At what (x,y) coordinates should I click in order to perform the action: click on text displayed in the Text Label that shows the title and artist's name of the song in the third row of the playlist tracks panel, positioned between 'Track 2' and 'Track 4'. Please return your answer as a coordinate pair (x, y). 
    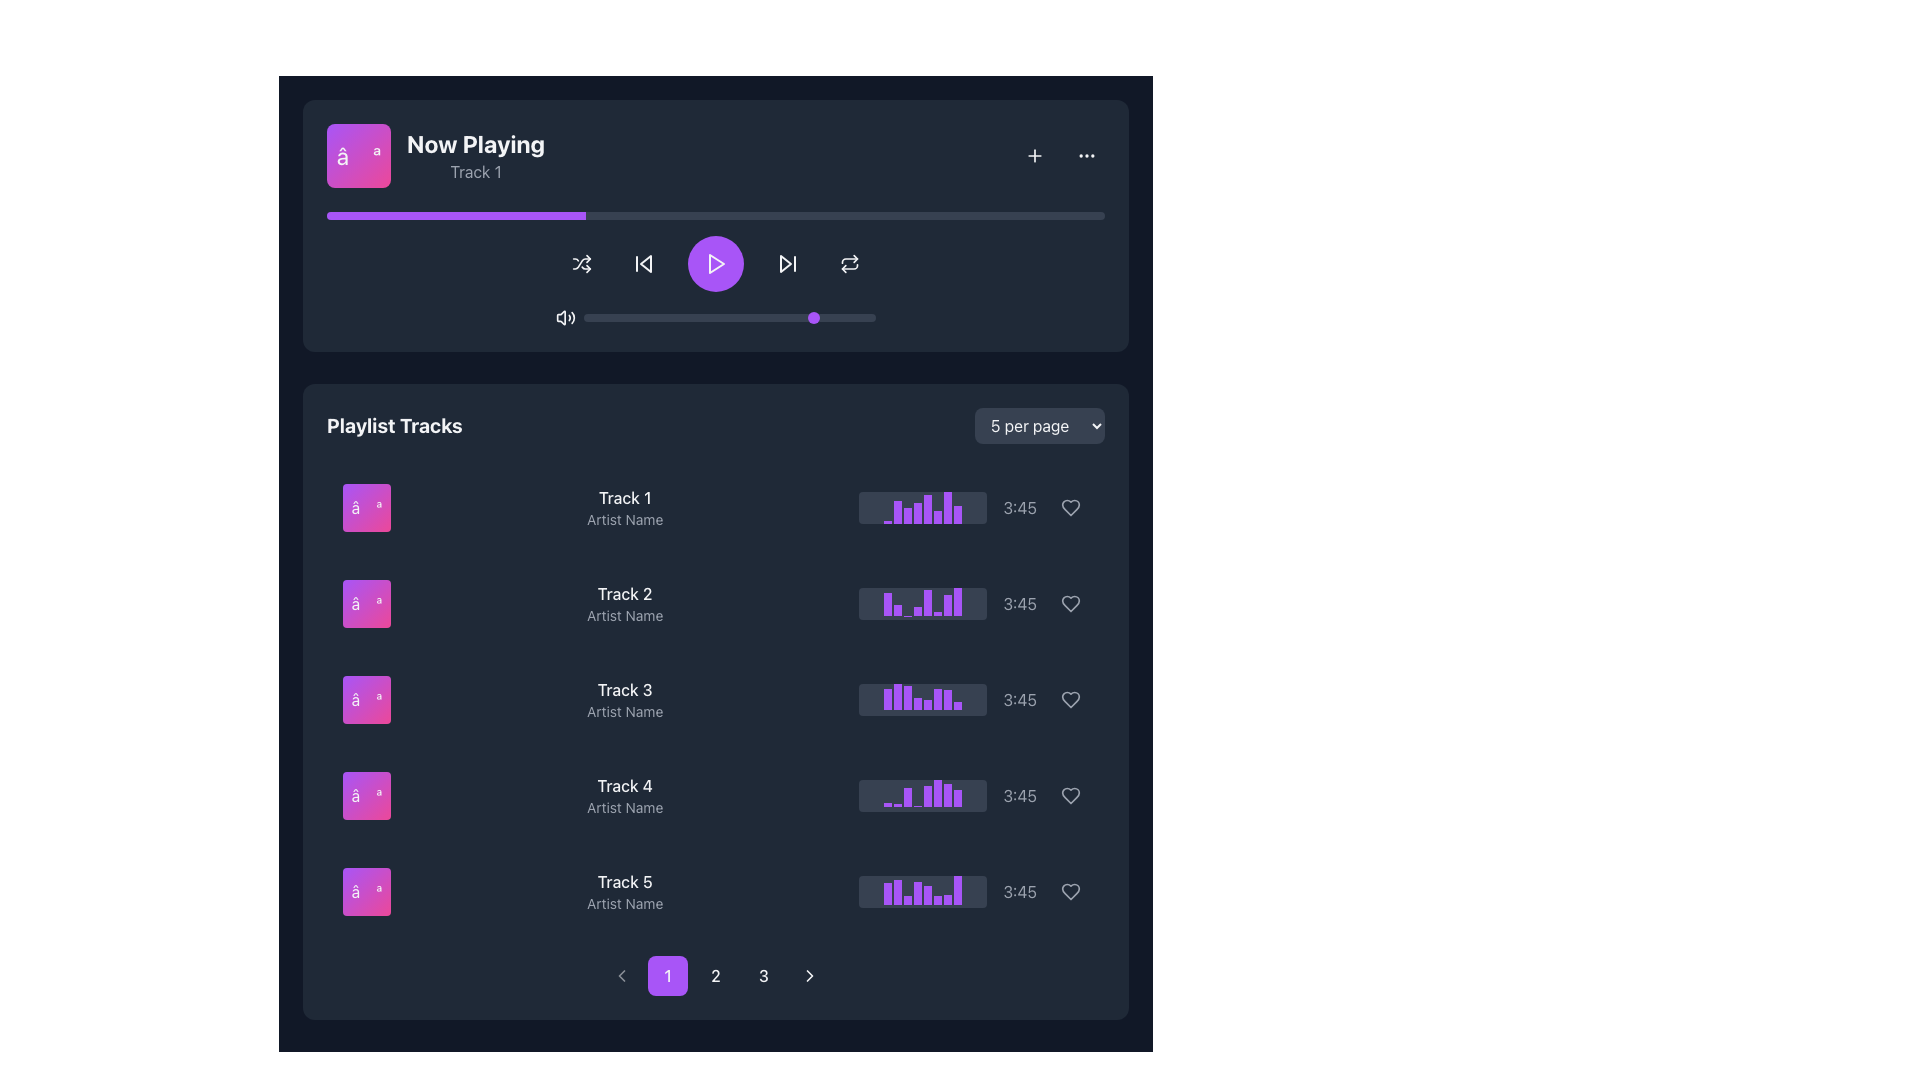
    Looking at the image, I should click on (624, 698).